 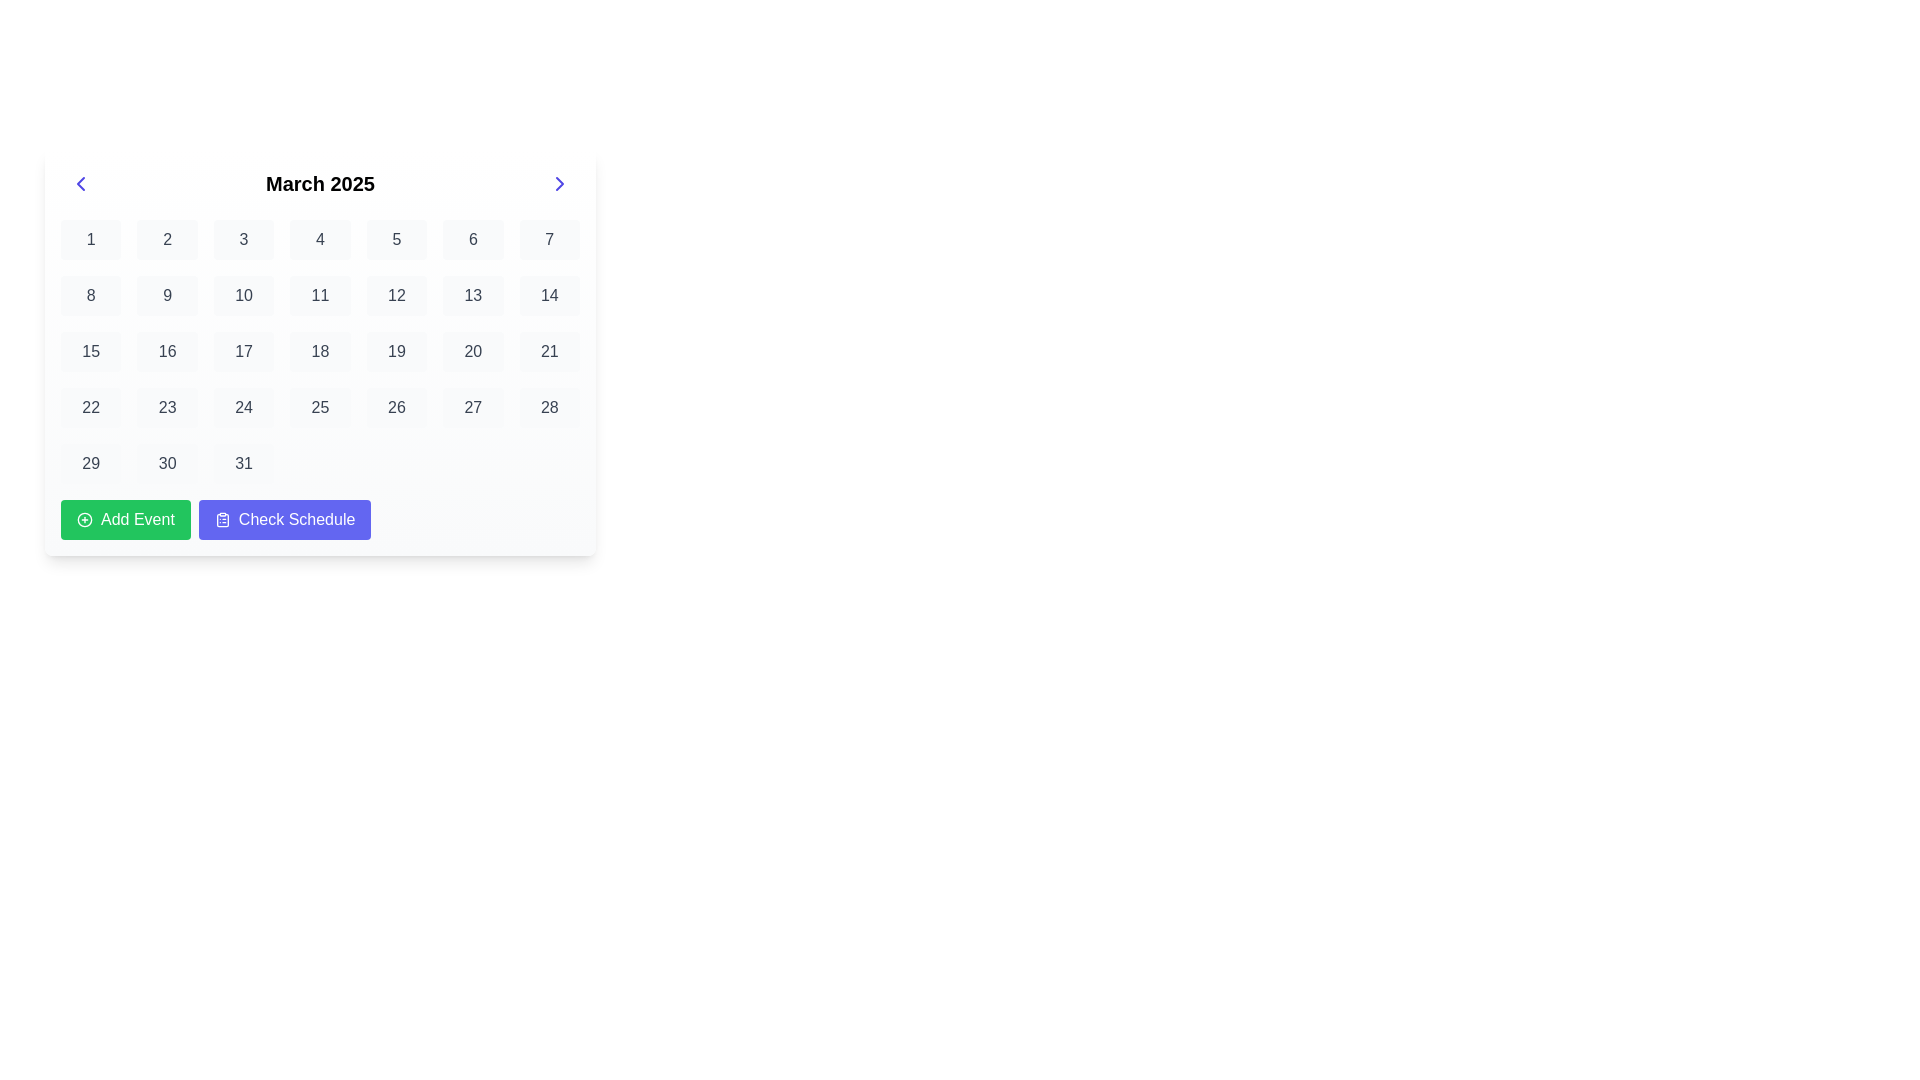 What do you see at coordinates (80, 184) in the screenshot?
I see `the left-pointing chevron icon button located to the left of the 'March 2025' title on the calendar interface` at bounding box center [80, 184].